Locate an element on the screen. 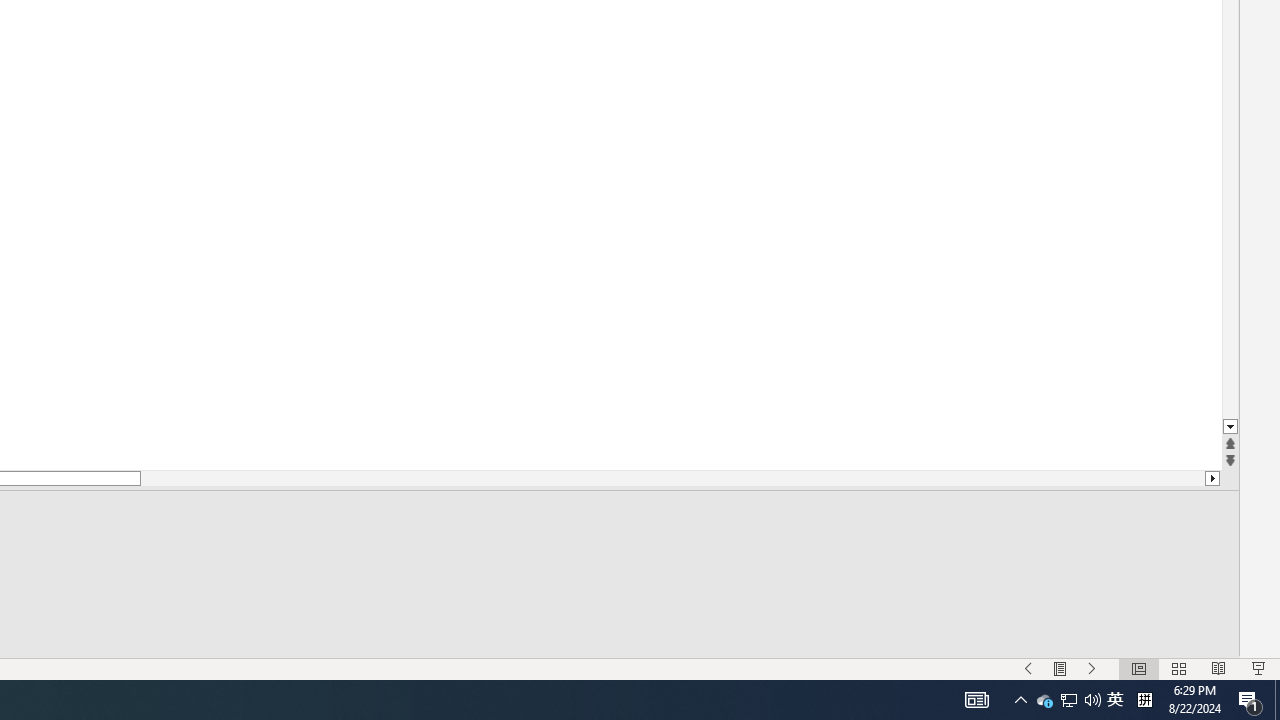 The image size is (1280, 720). 'Menu On' is located at coordinates (1059, 669).